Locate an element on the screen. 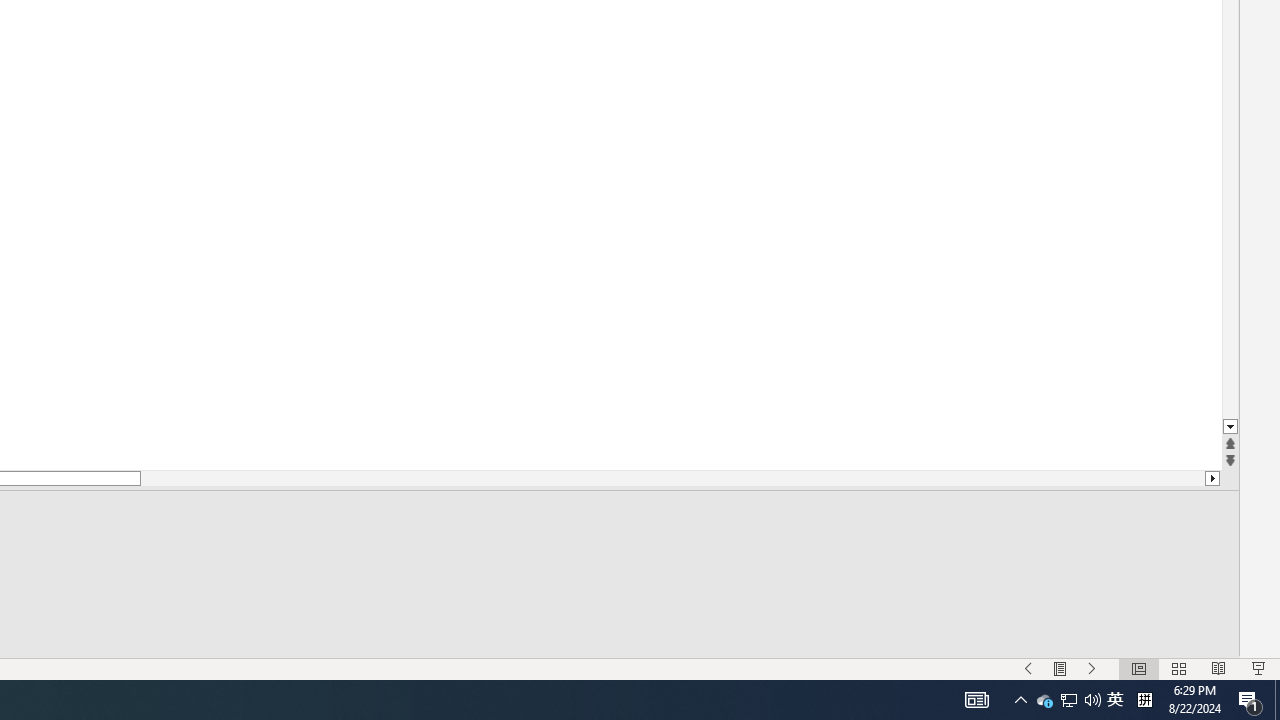 The image size is (1280, 720). 'Menu On' is located at coordinates (1059, 669).